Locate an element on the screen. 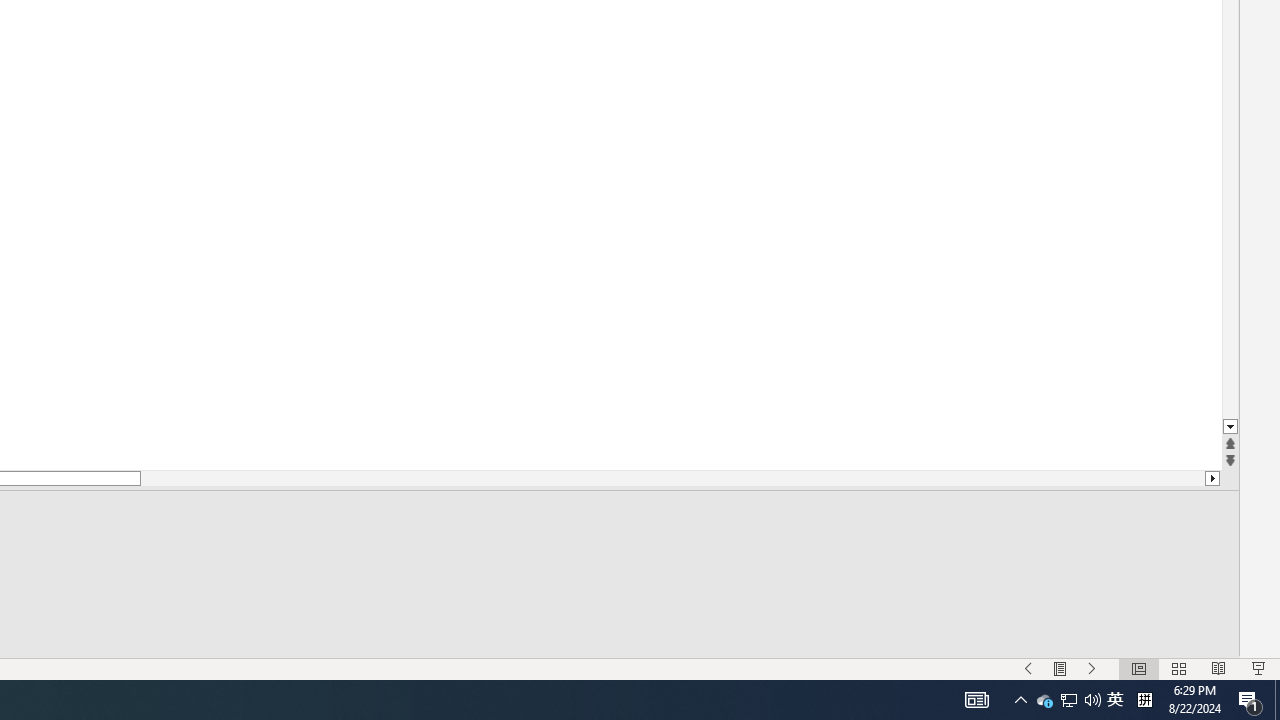 The image size is (1280, 720). 'Menu On' is located at coordinates (1059, 669).